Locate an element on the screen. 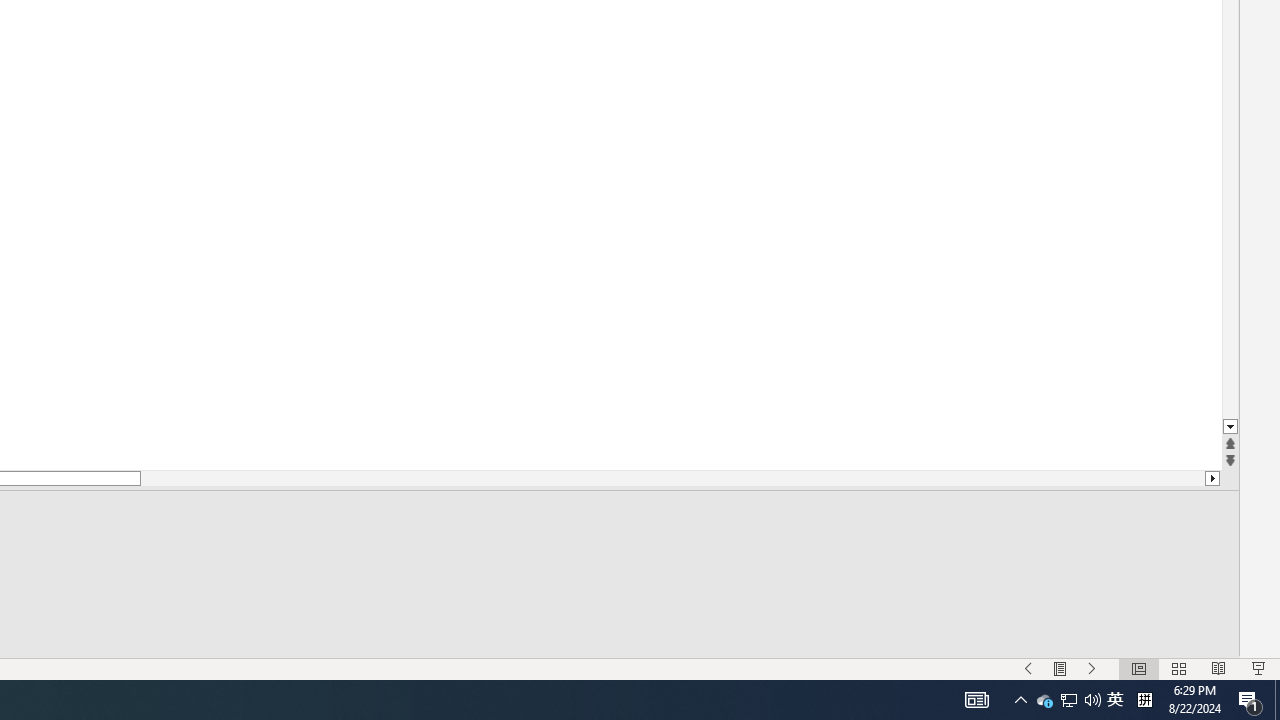 The image size is (1280, 720). 'Menu On' is located at coordinates (1059, 669).